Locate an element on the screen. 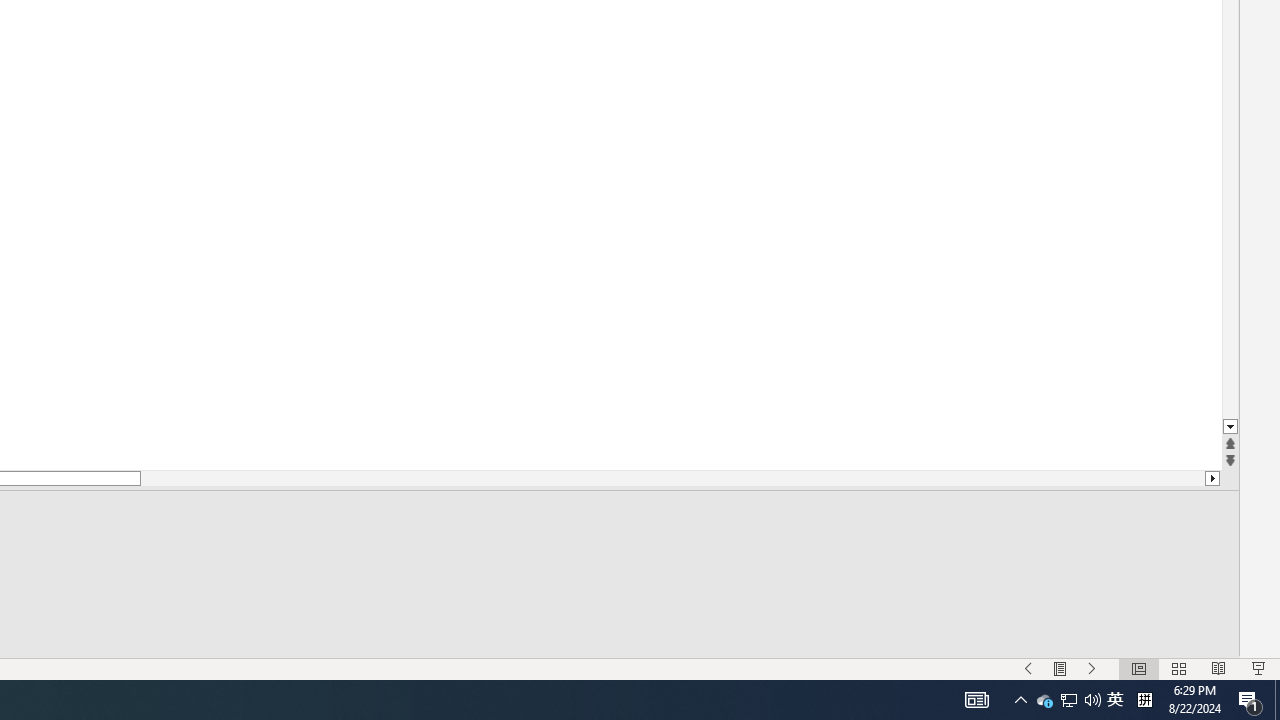 The image size is (1280, 720). 'Menu On' is located at coordinates (1059, 669).